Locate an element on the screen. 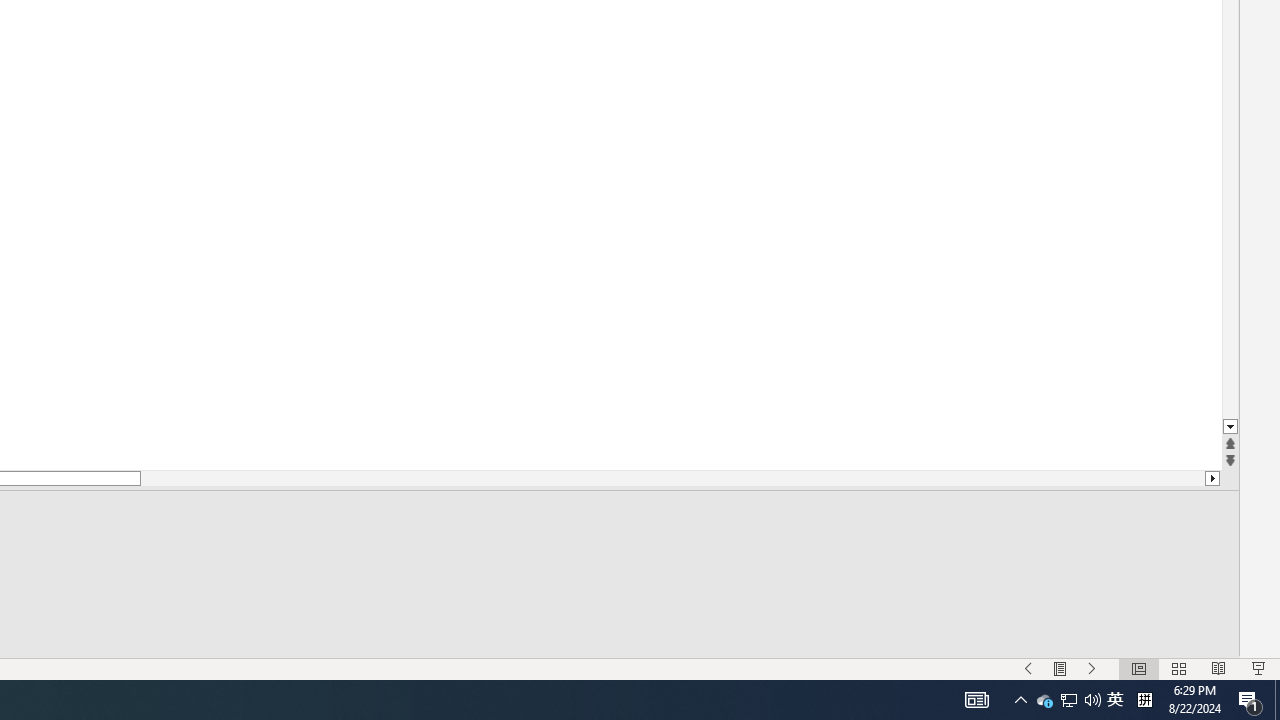 The image size is (1280, 720). 'Menu On' is located at coordinates (1059, 669).